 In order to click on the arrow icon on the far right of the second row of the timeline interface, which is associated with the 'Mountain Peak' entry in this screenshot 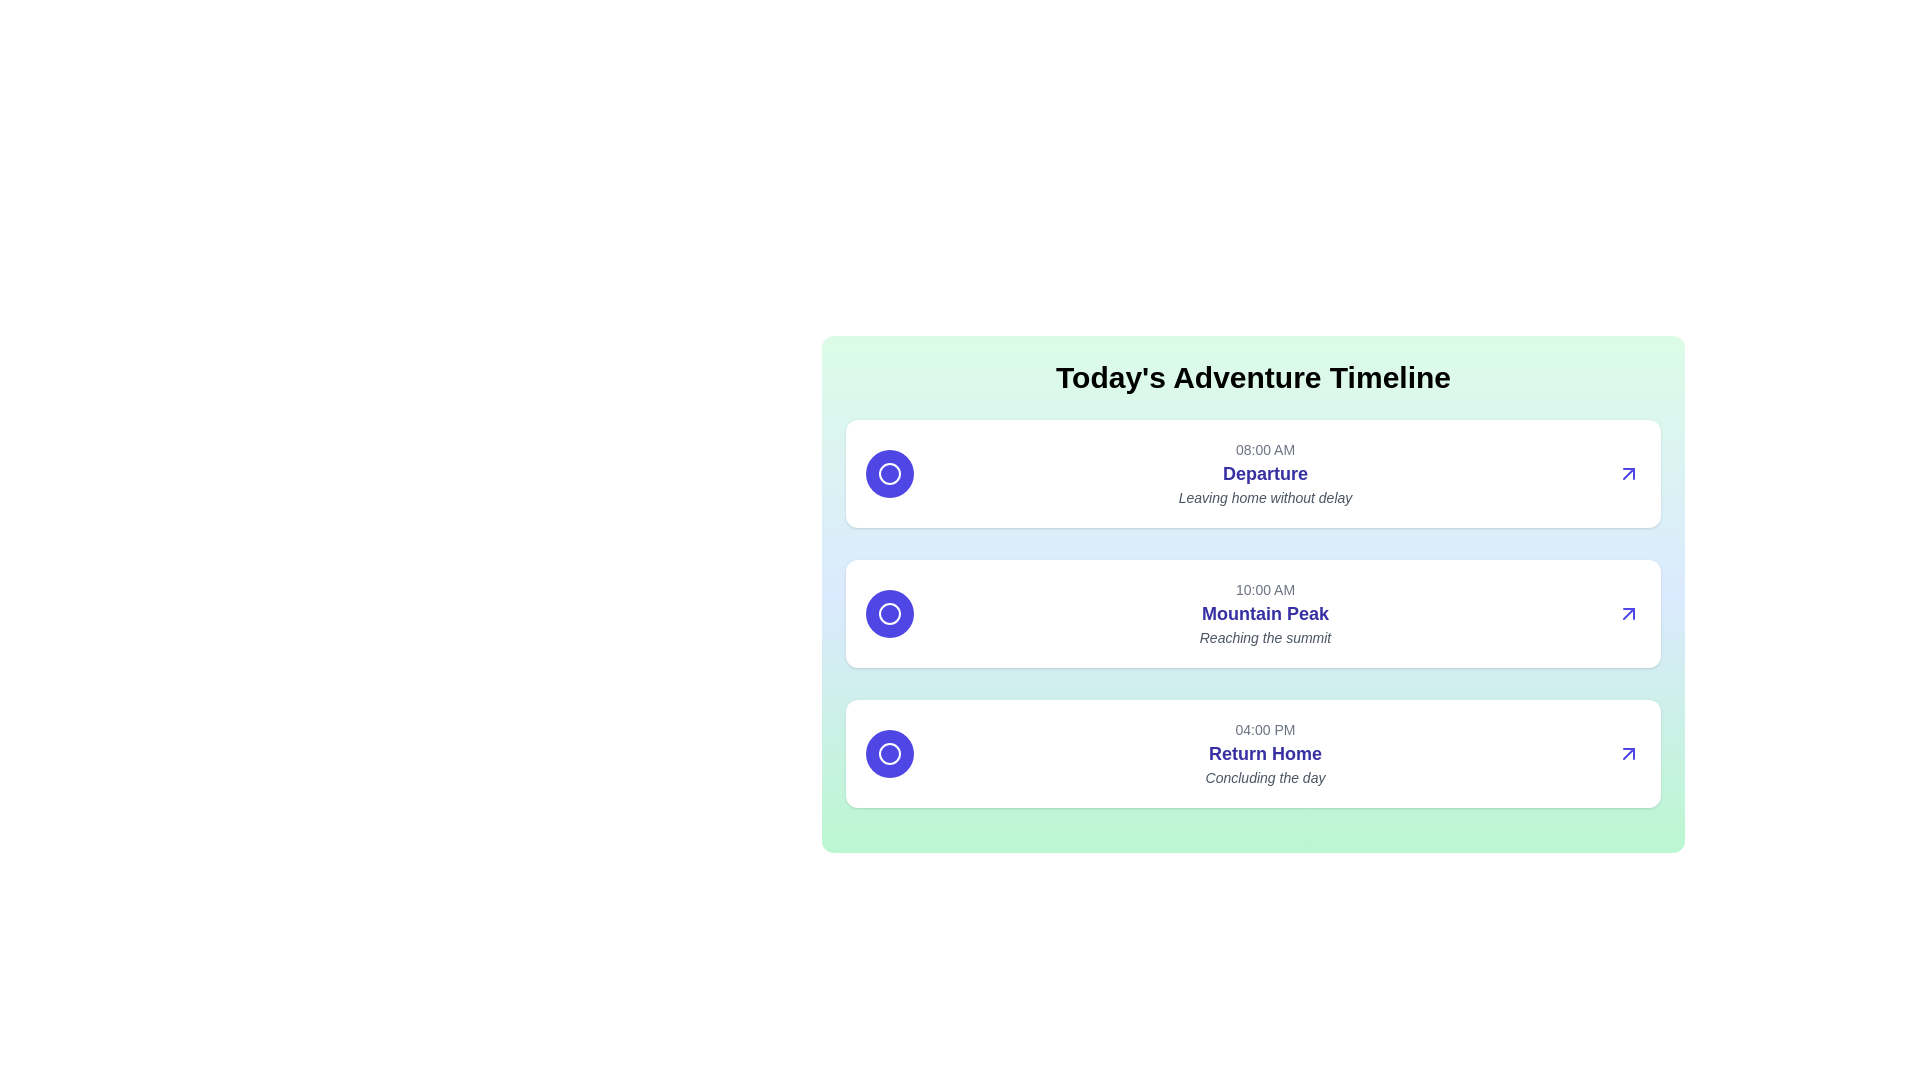, I will do `click(1628, 753)`.